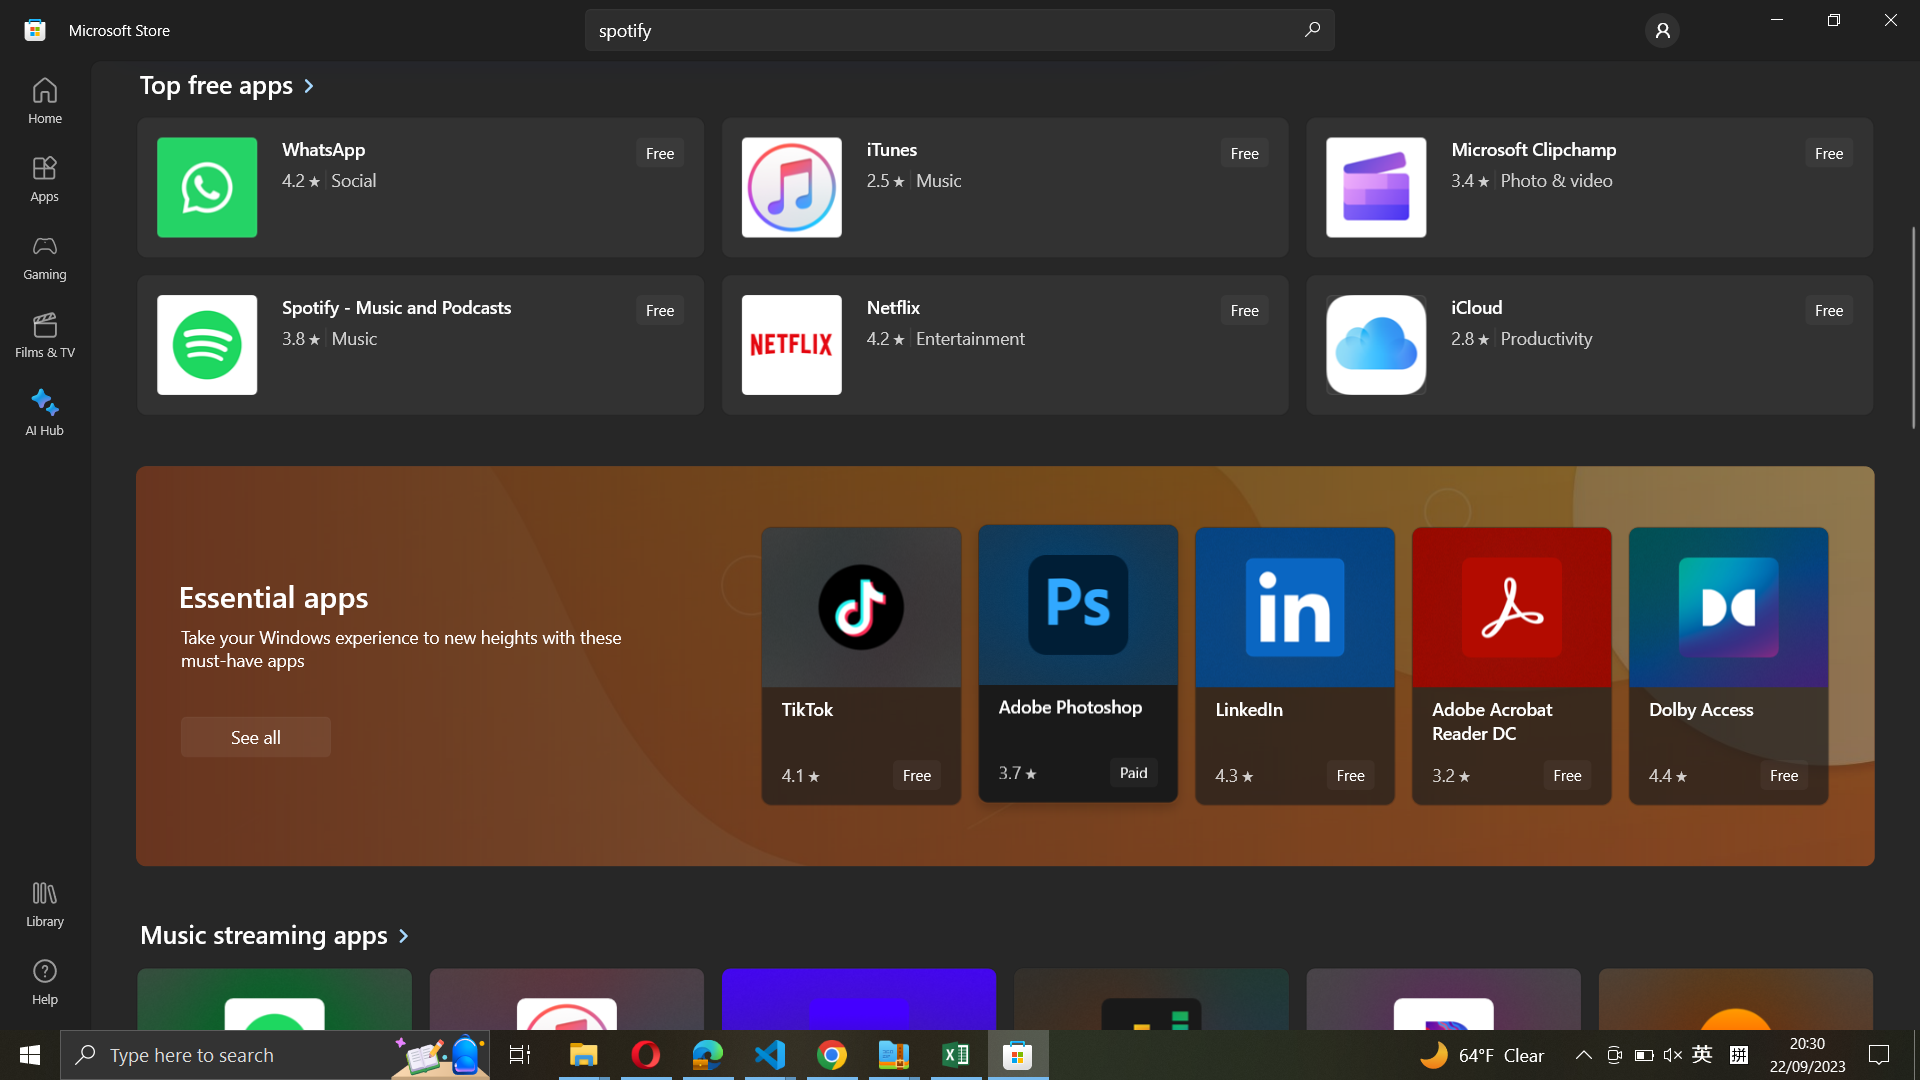 The image size is (1920, 1080). What do you see at coordinates (1513, 666) in the screenshot?
I see `Activate Adobe Acrobat Reader DC` at bounding box center [1513, 666].